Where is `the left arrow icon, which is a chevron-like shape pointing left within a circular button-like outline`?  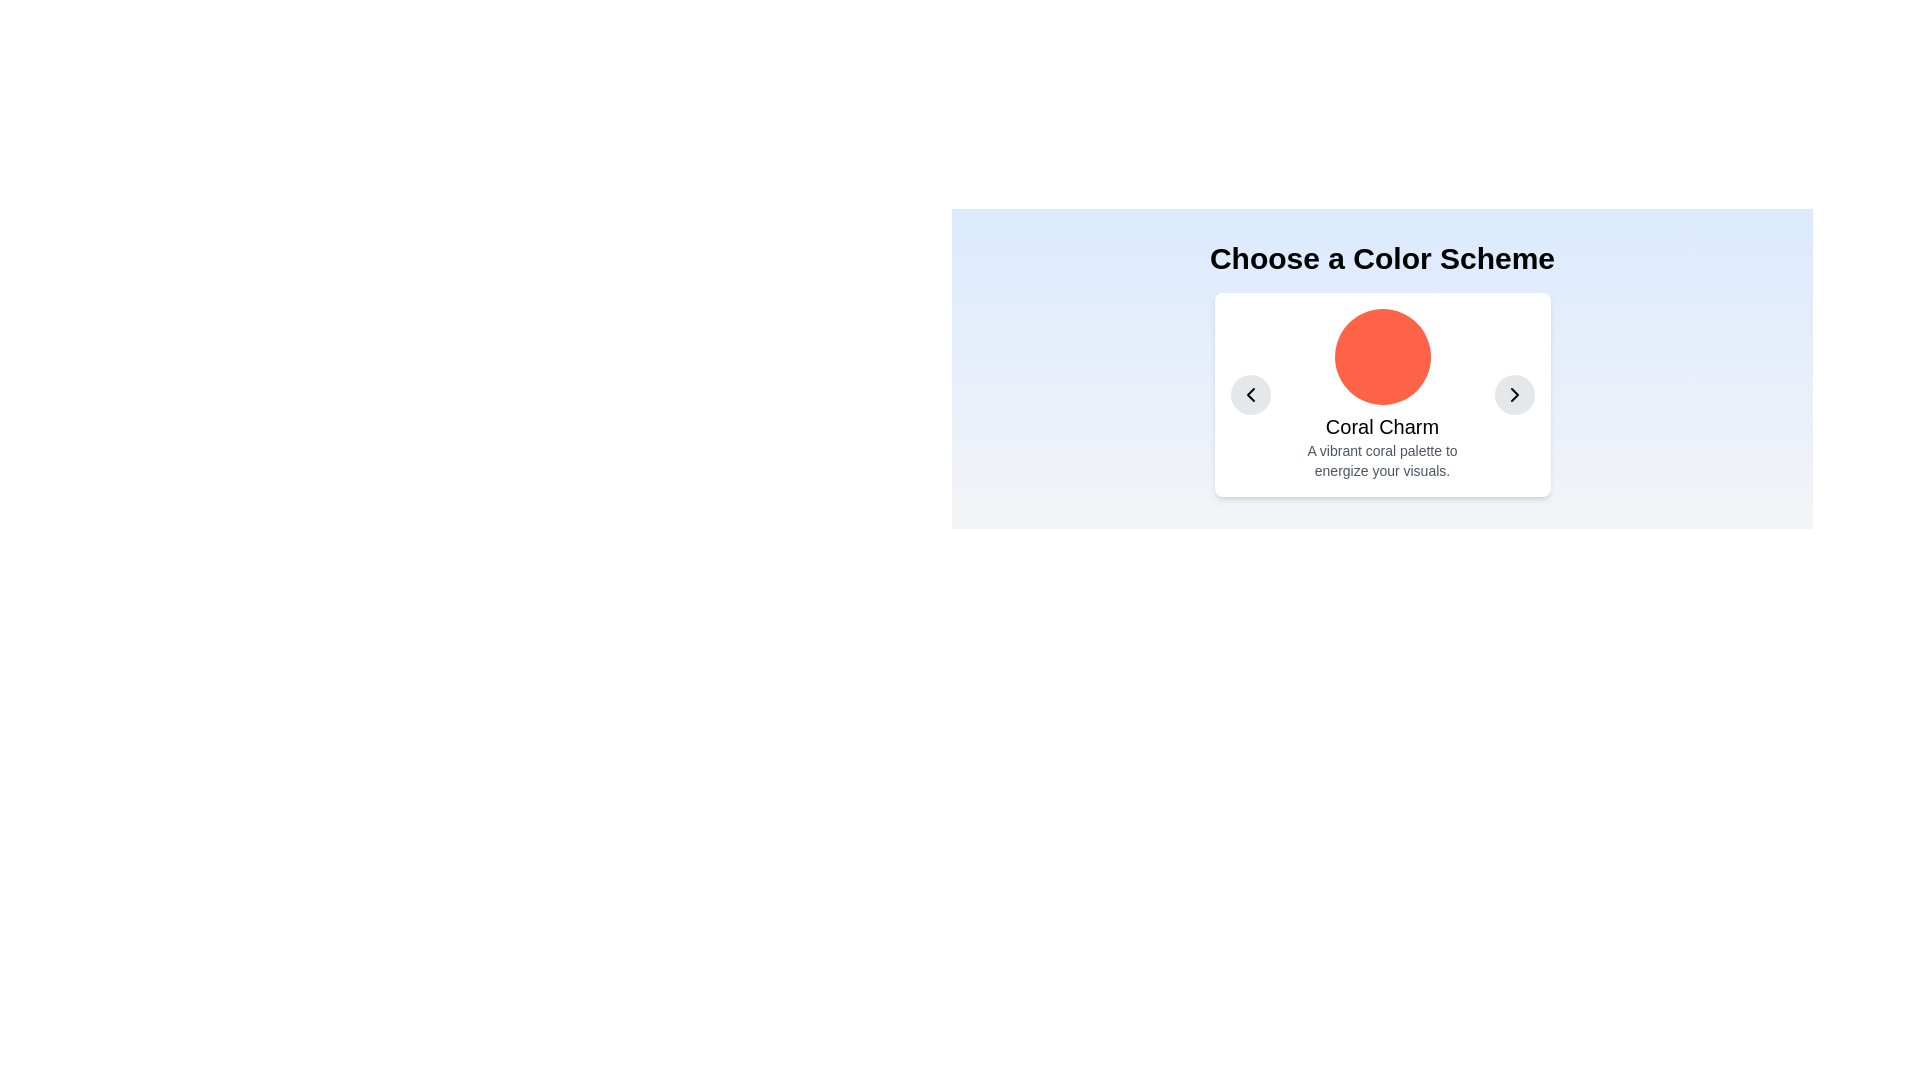
the left arrow icon, which is a chevron-like shape pointing left within a circular button-like outline is located at coordinates (1249, 394).